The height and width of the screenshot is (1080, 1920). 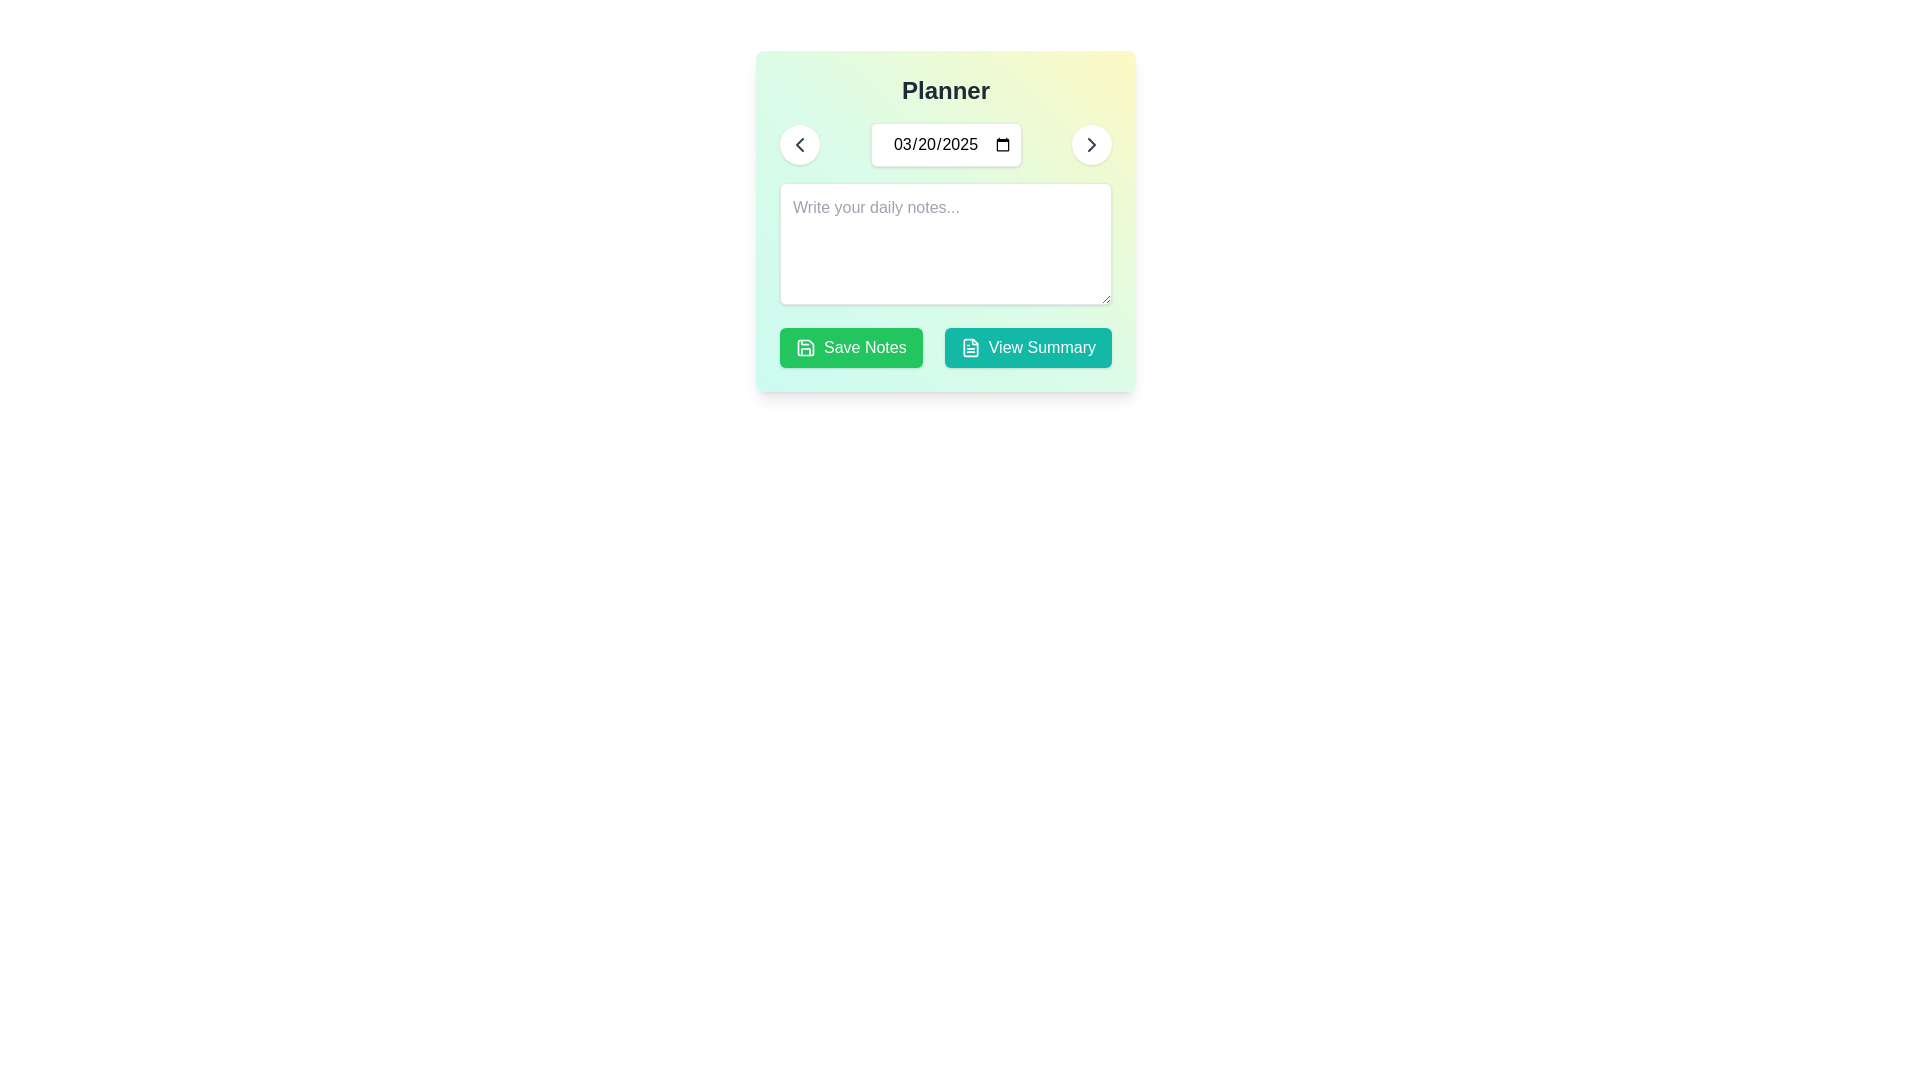 What do you see at coordinates (944, 144) in the screenshot?
I see `the date picker input field located centrally within the 'Planner' panel to change the date` at bounding box center [944, 144].